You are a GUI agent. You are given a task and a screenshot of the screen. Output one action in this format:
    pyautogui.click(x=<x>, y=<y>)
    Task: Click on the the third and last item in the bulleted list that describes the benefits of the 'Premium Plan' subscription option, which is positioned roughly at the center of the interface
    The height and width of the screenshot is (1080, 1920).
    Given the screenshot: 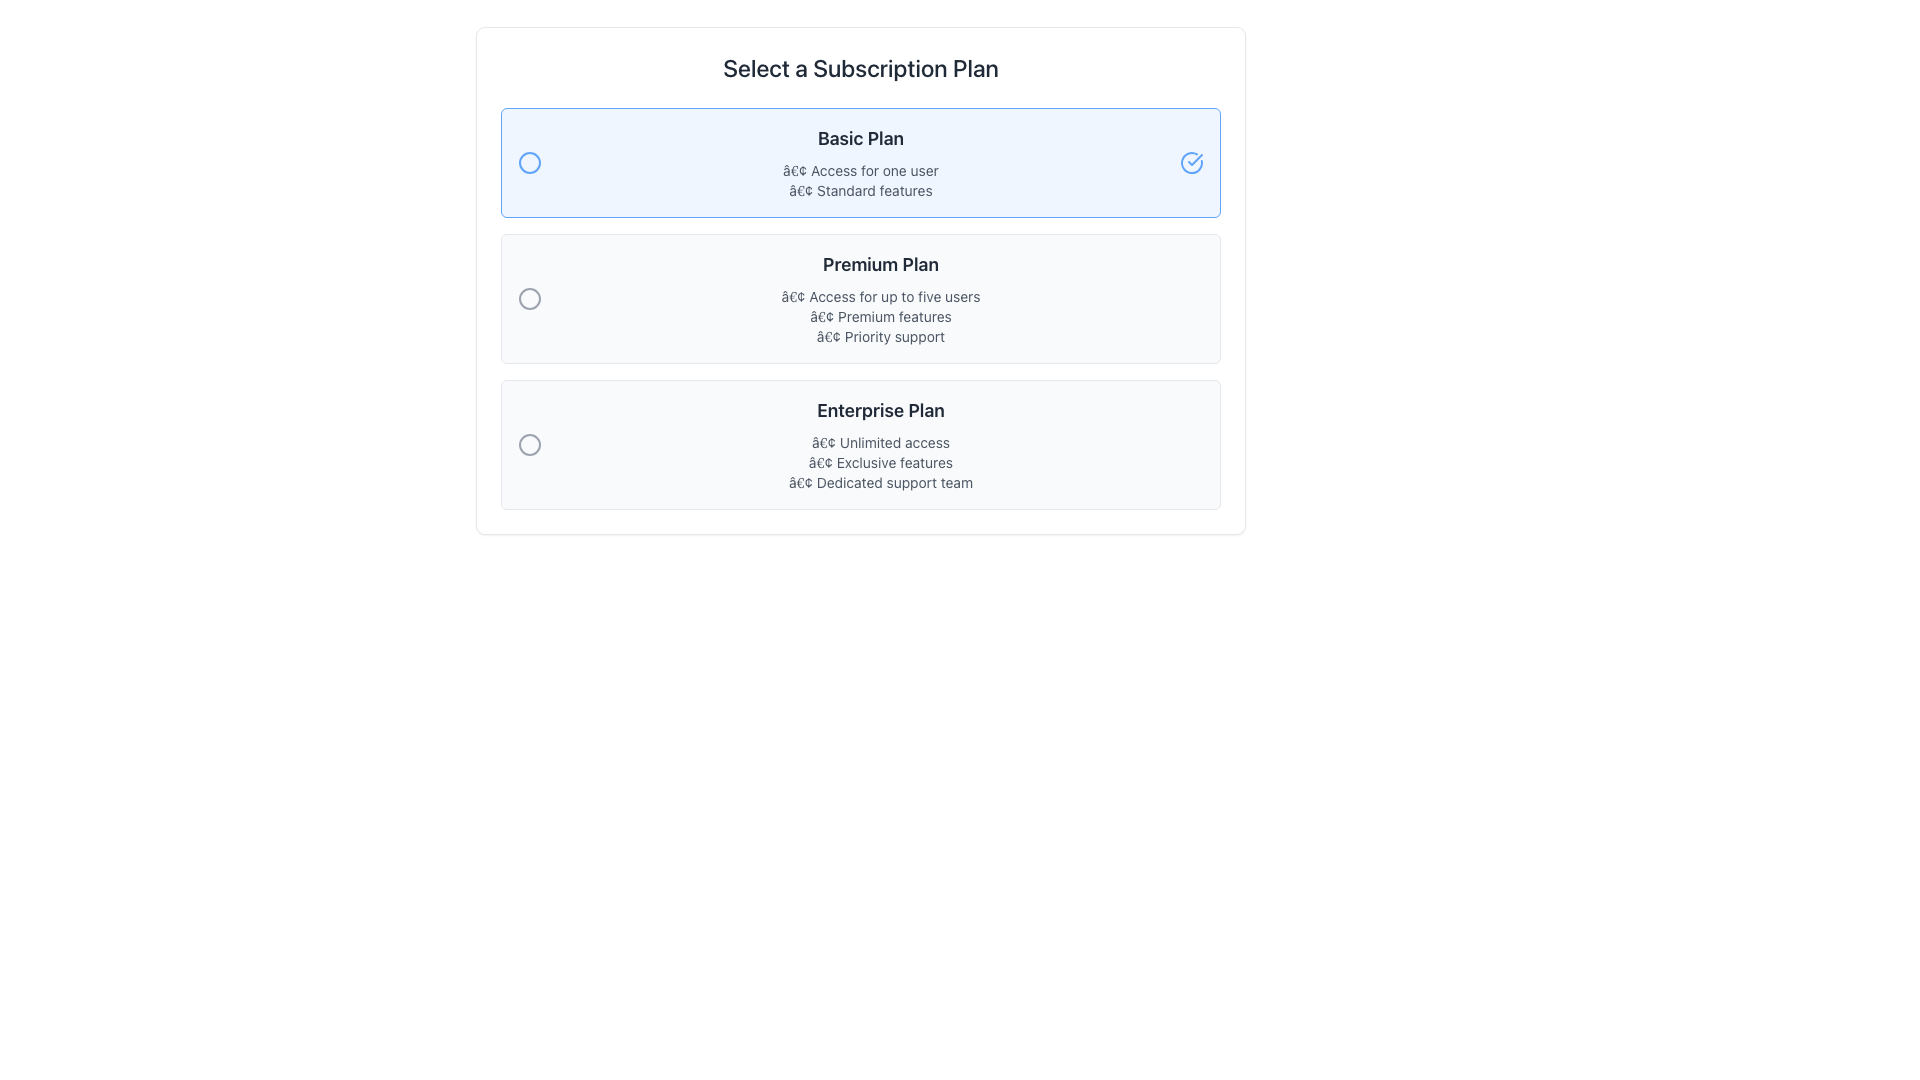 What is the action you would take?
    pyautogui.click(x=880, y=335)
    